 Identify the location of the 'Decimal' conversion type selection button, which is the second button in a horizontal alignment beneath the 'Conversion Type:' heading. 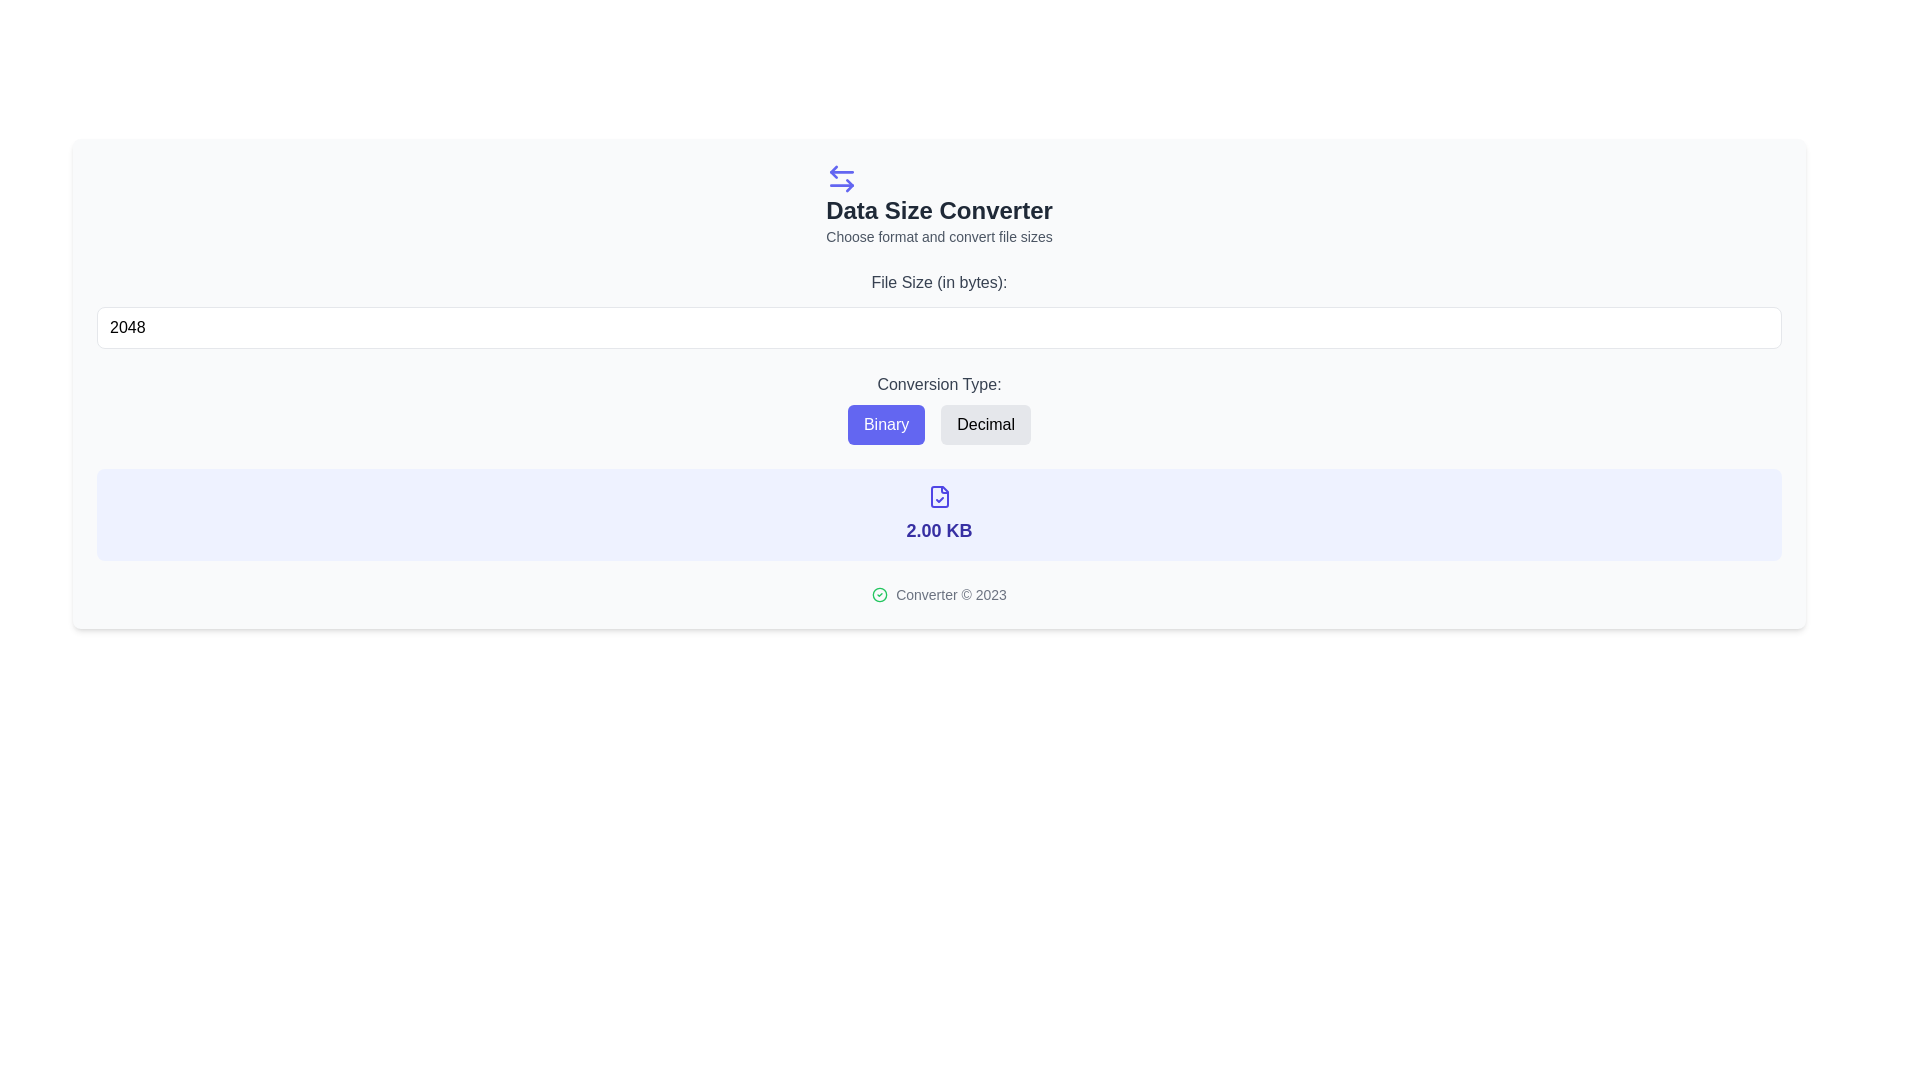
(986, 423).